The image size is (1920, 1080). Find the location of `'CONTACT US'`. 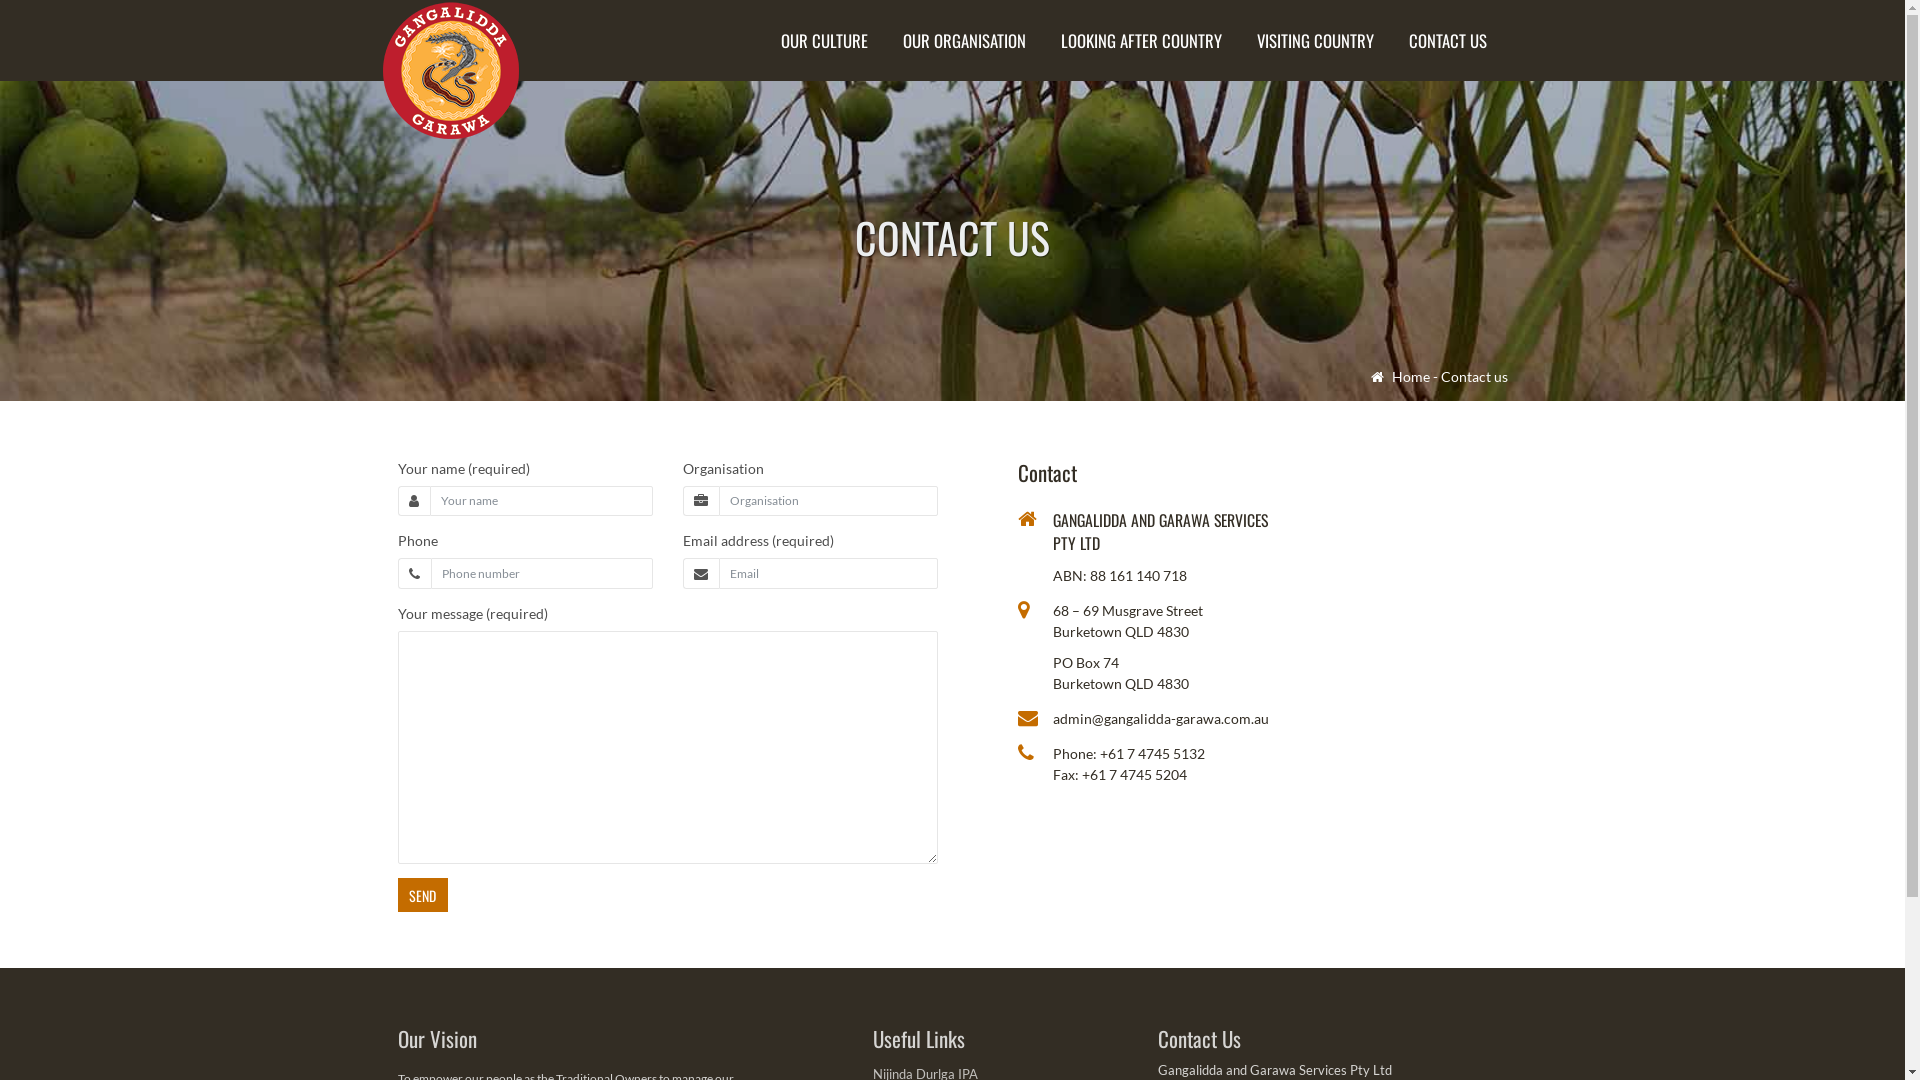

'CONTACT US' is located at coordinates (1392, 40).